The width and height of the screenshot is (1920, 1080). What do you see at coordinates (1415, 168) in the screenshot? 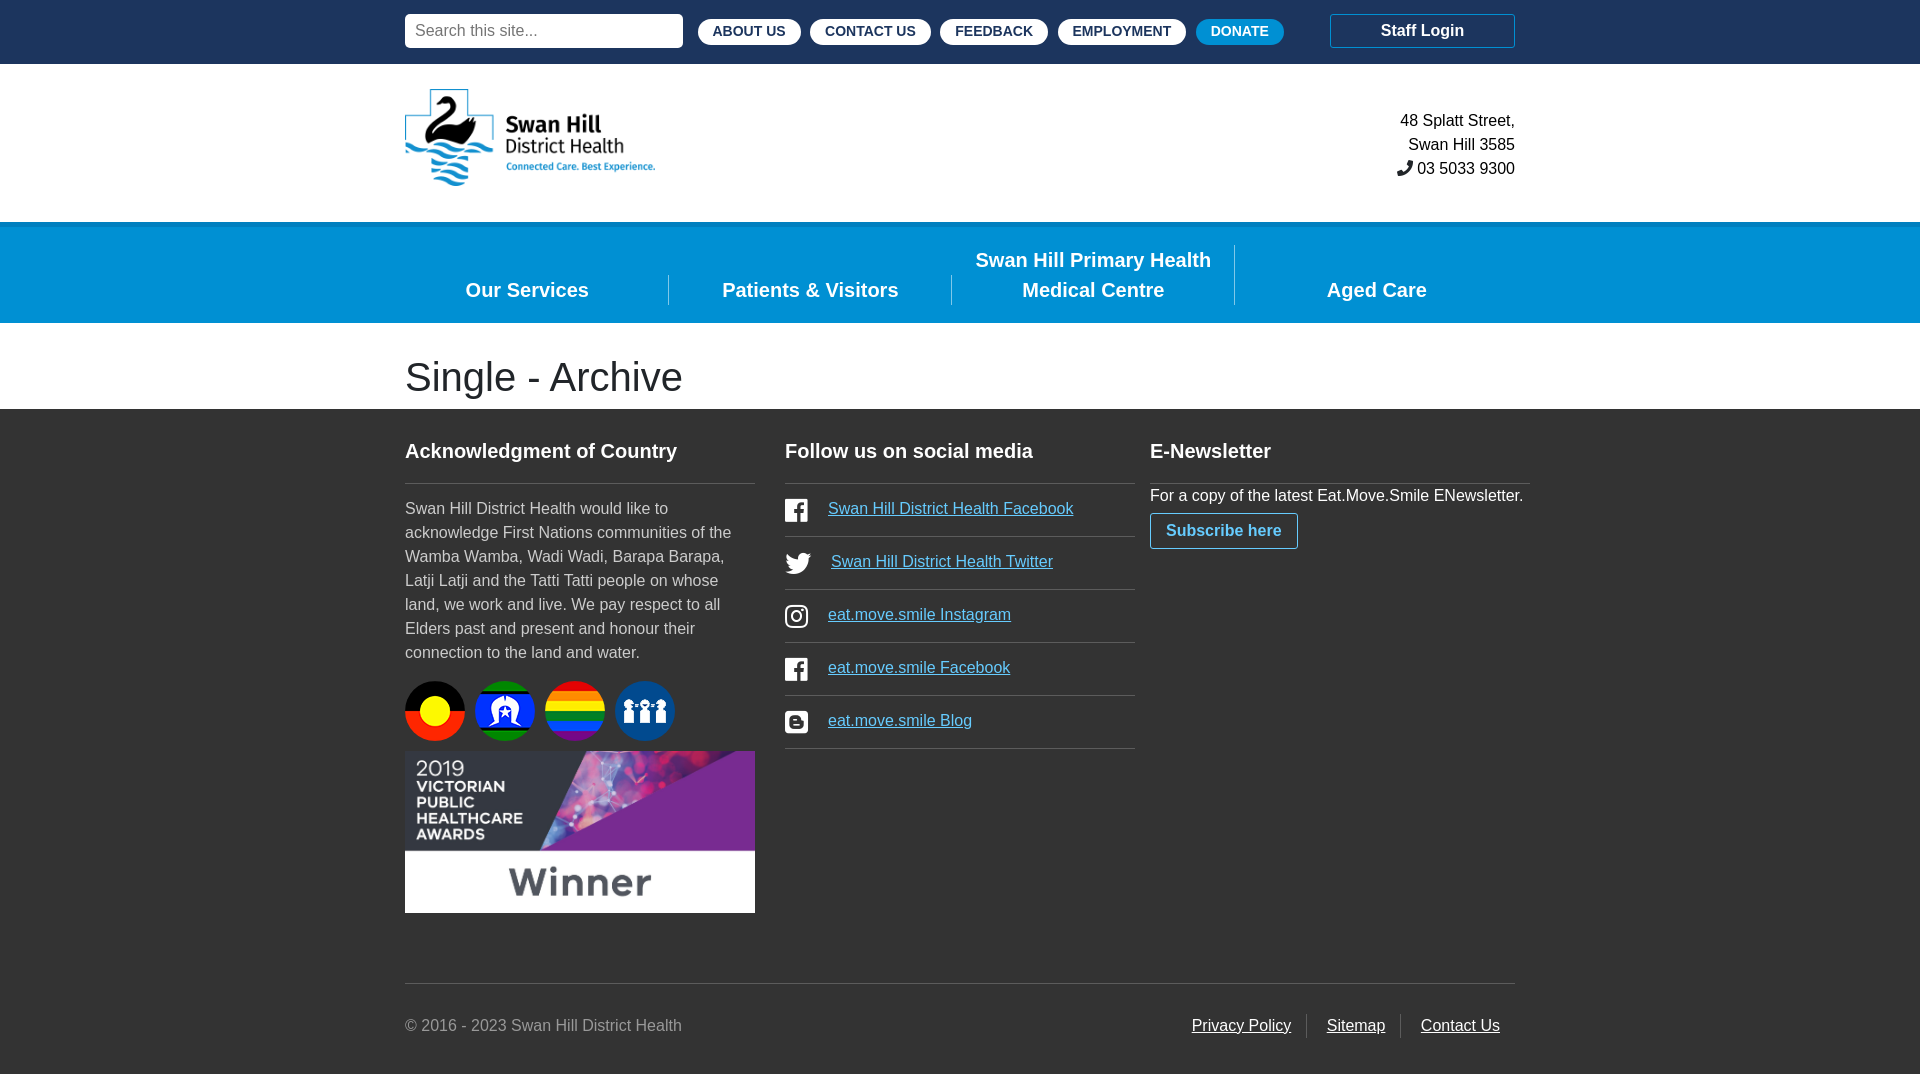
I see `'03 5033 9300'` at bounding box center [1415, 168].